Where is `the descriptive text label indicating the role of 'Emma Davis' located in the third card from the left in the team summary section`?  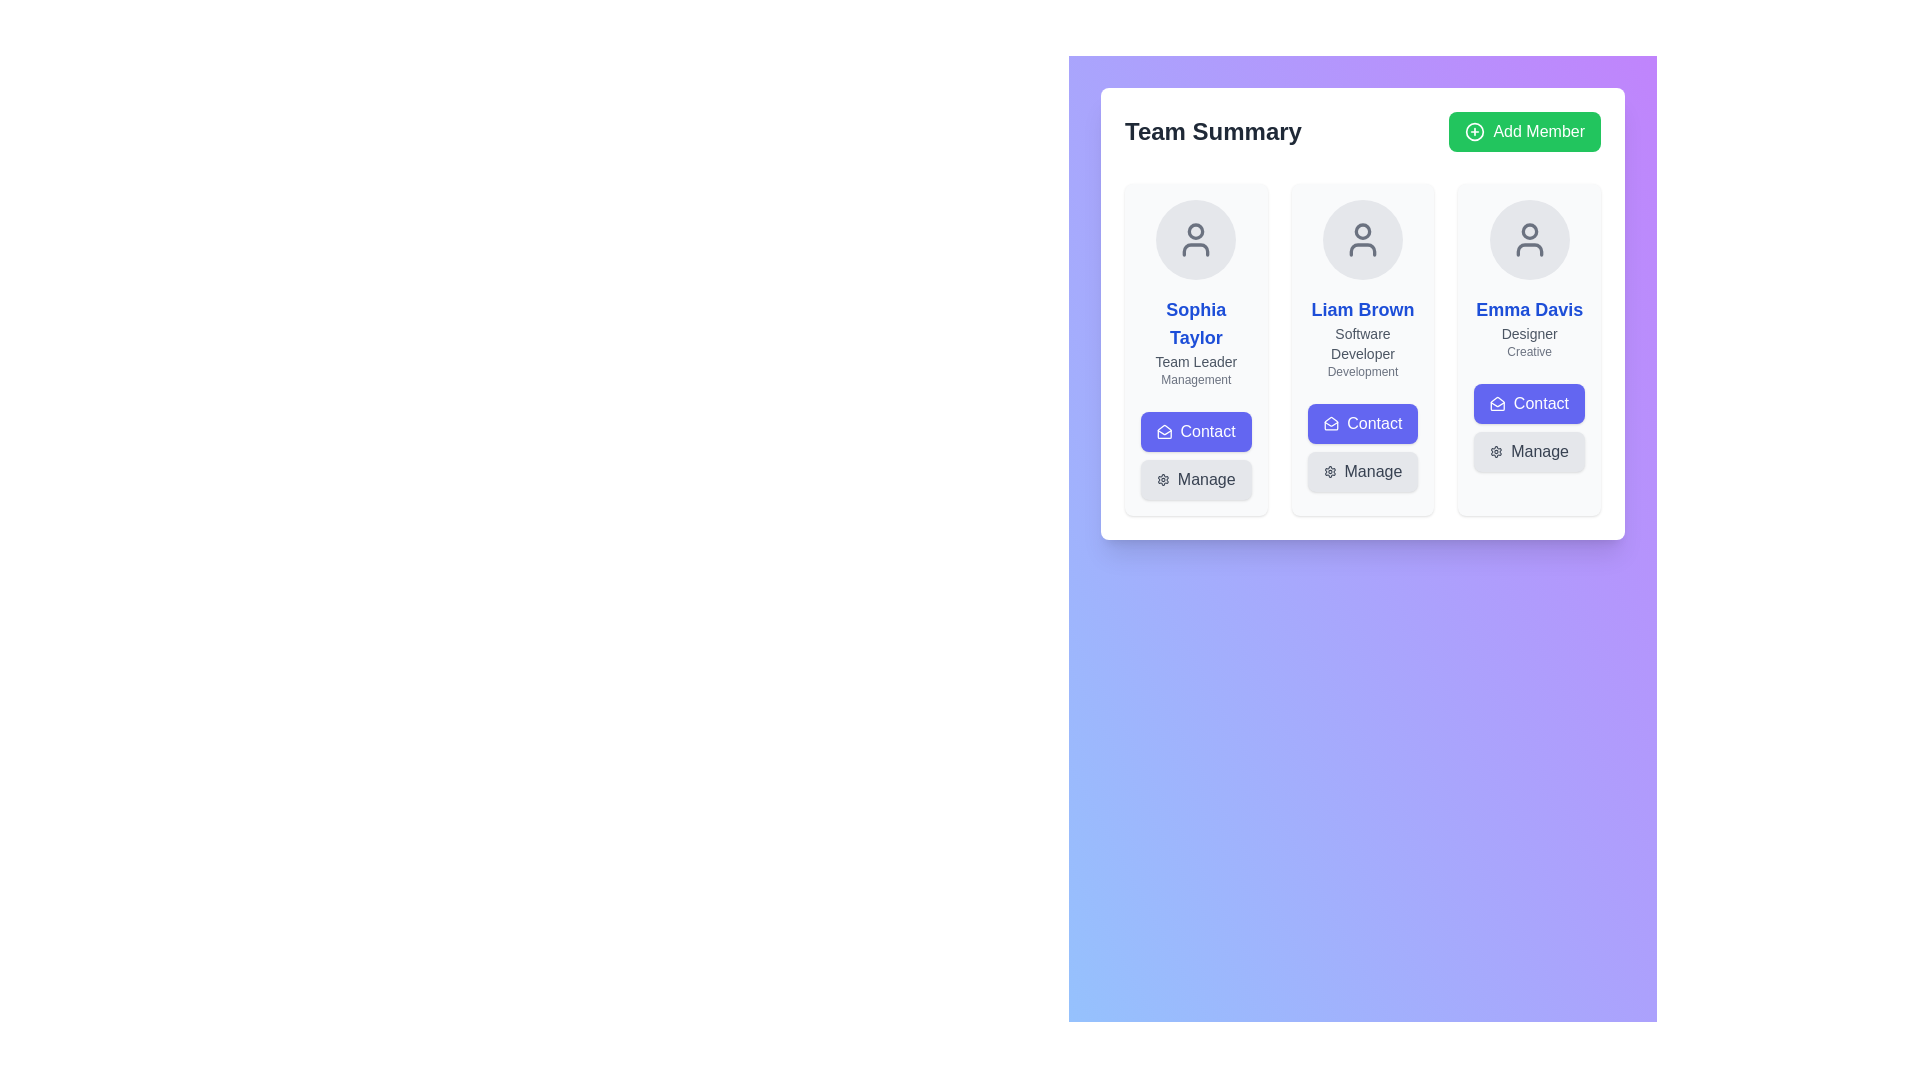 the descriptive text label indicating the role of 'Emma Davis' located in the third card from the left in the team summary section is located at coordinates (1528, 333).